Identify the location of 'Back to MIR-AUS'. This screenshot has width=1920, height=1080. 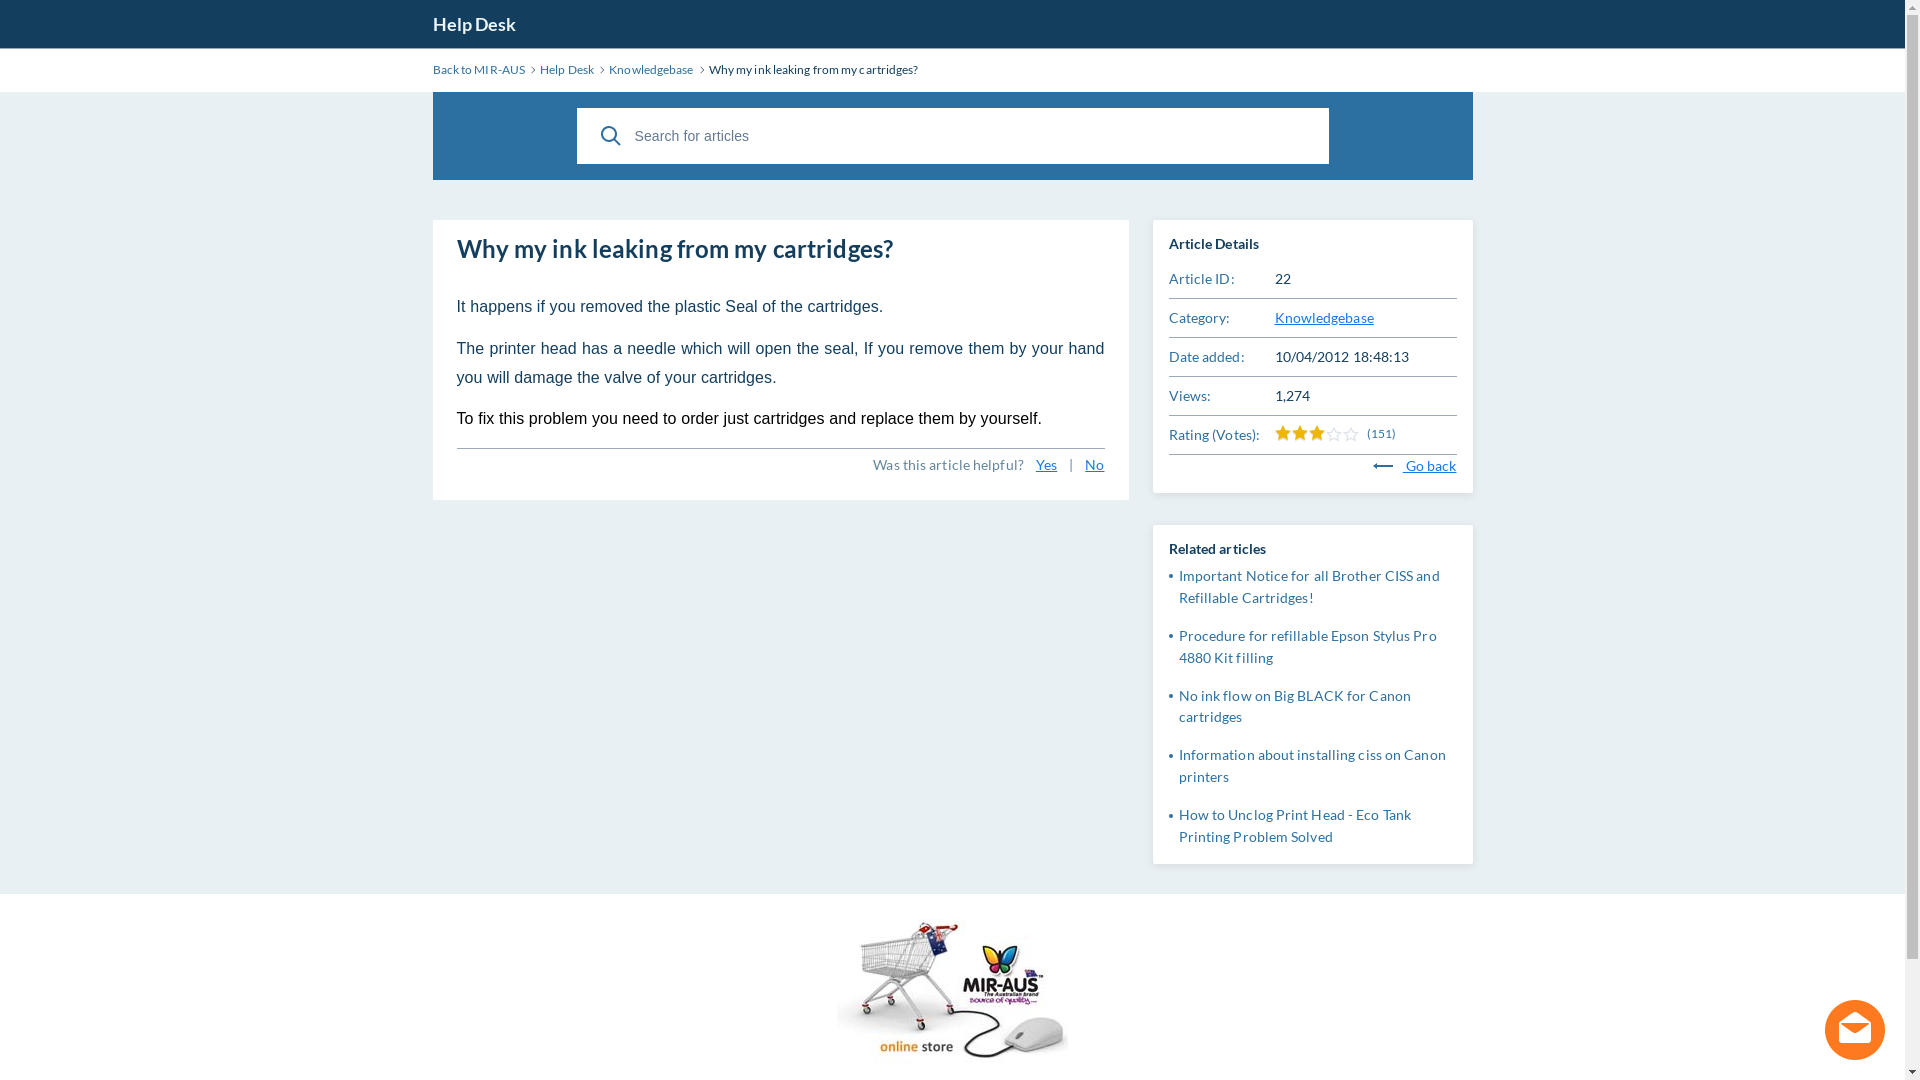
(477, 68).